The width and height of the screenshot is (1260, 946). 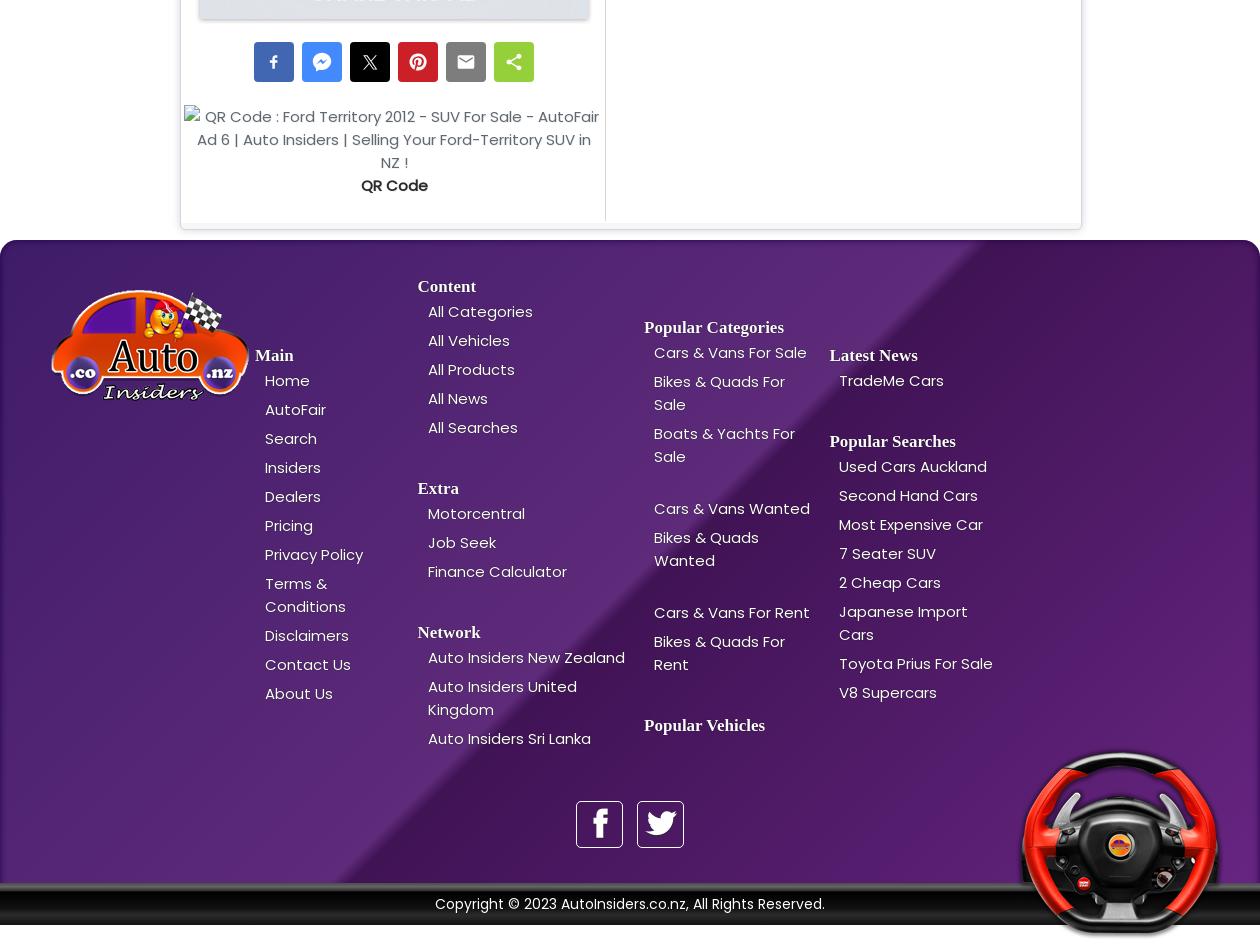 I want to click on '7 Seater SUV', so click(x=887, y=552).